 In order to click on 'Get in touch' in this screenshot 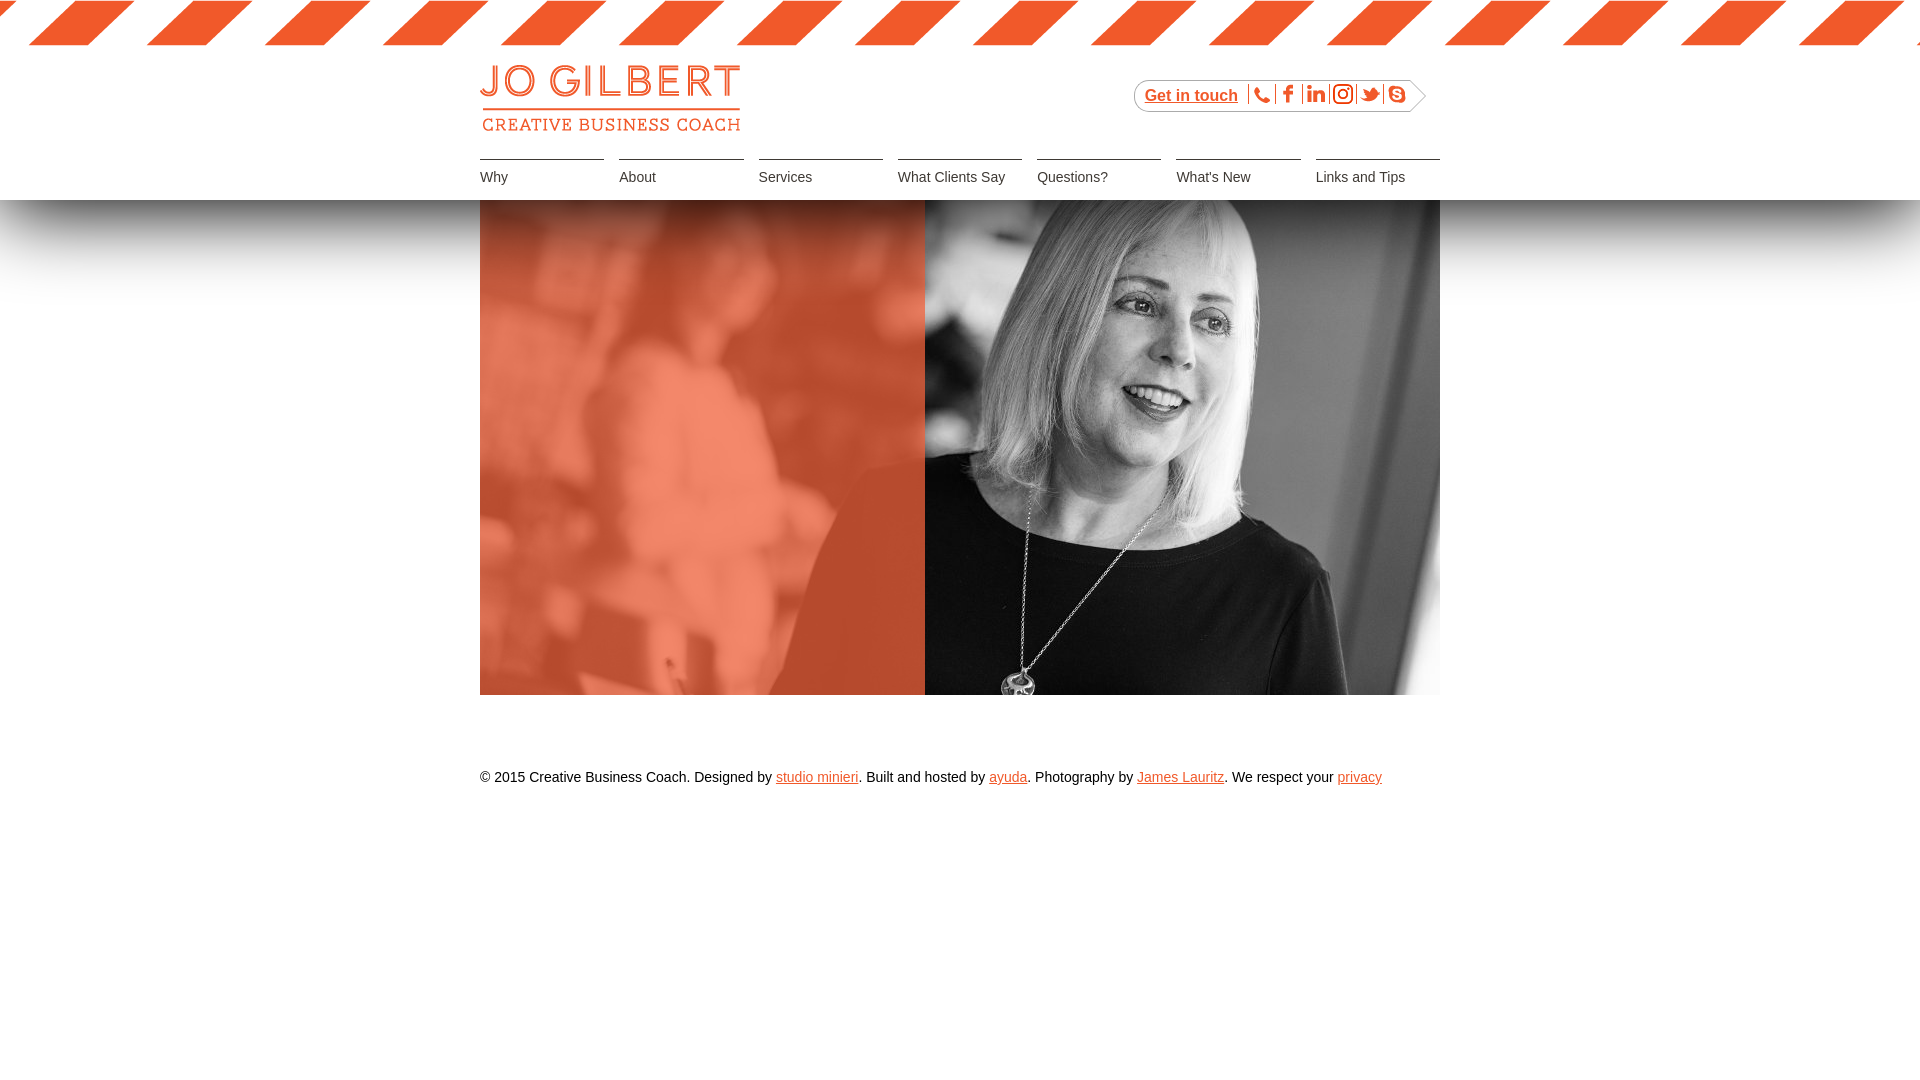, I will do `click(1191, 95)`.